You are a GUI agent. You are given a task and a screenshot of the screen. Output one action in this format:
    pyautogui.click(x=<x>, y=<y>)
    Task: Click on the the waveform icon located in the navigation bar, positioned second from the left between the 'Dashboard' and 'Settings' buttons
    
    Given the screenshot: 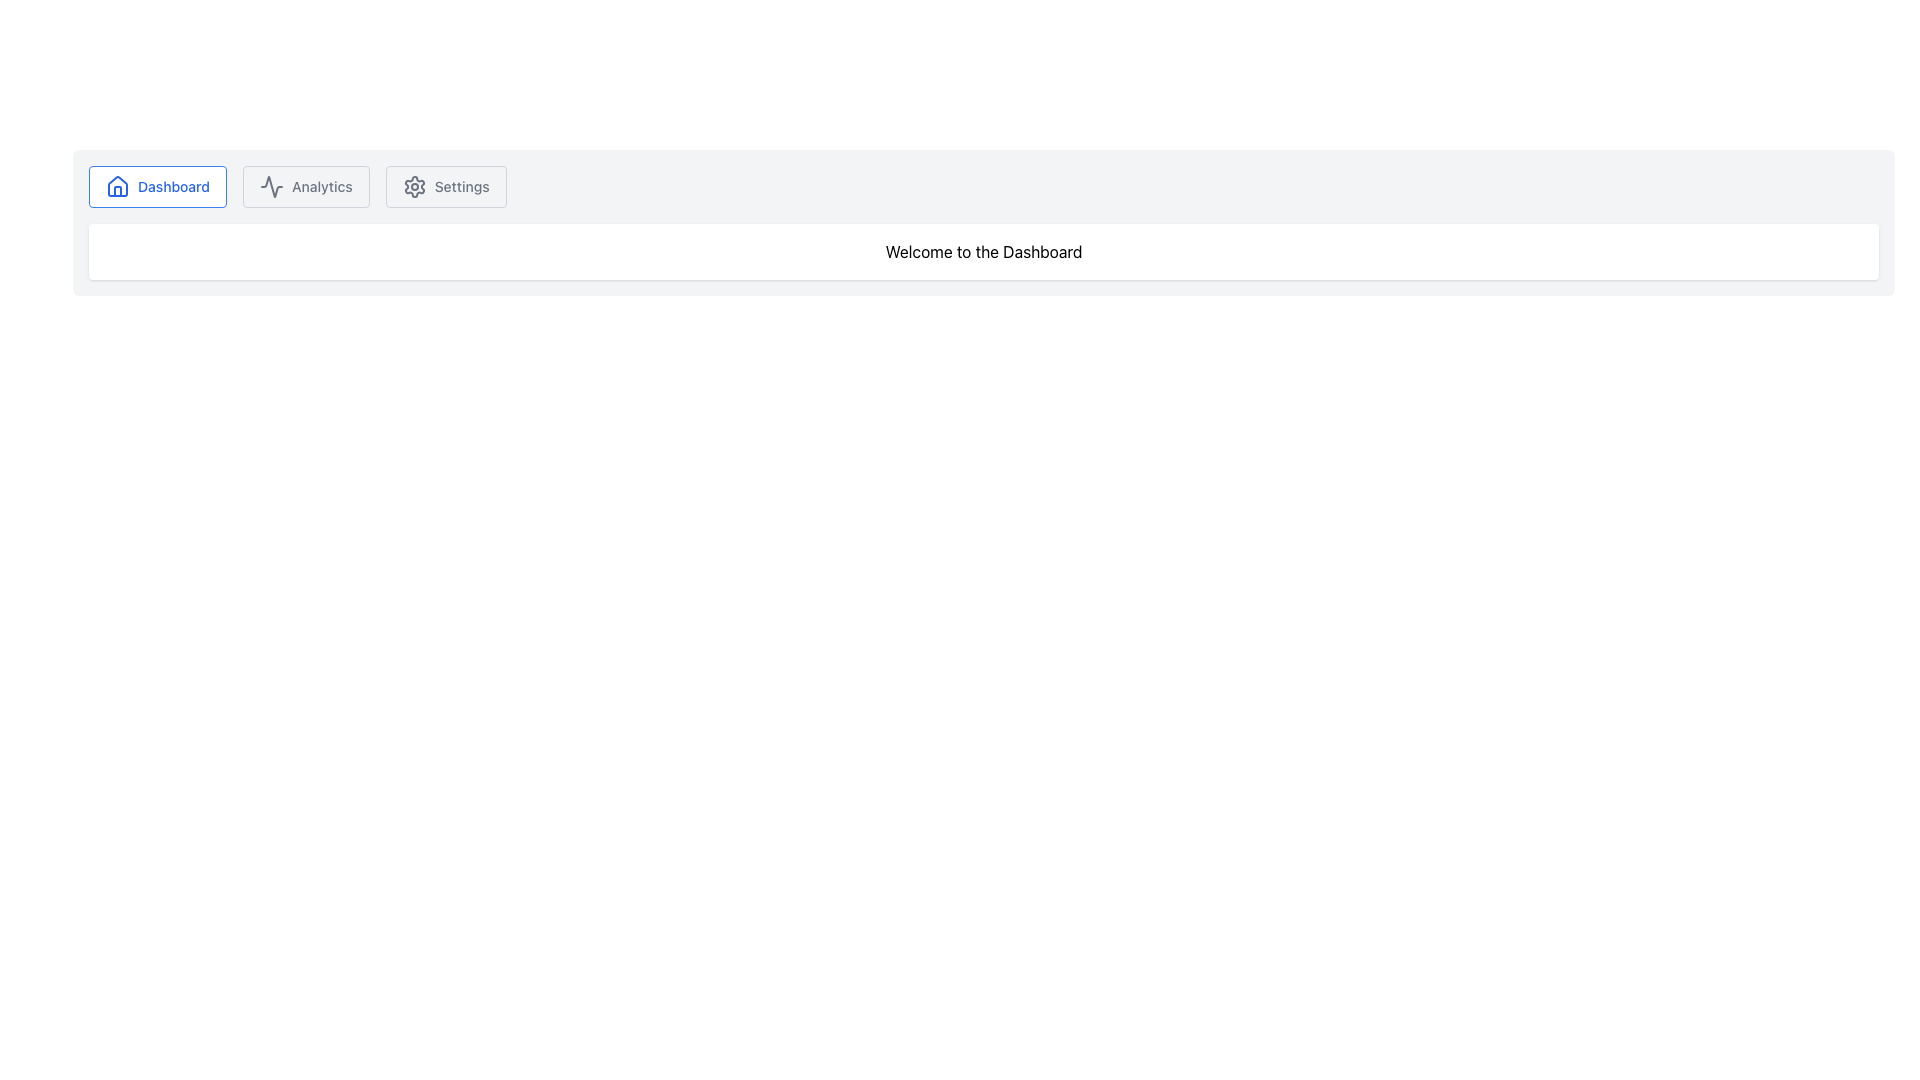 What is the action you would take?
    pyautogui.click(x=271, y=186)
    